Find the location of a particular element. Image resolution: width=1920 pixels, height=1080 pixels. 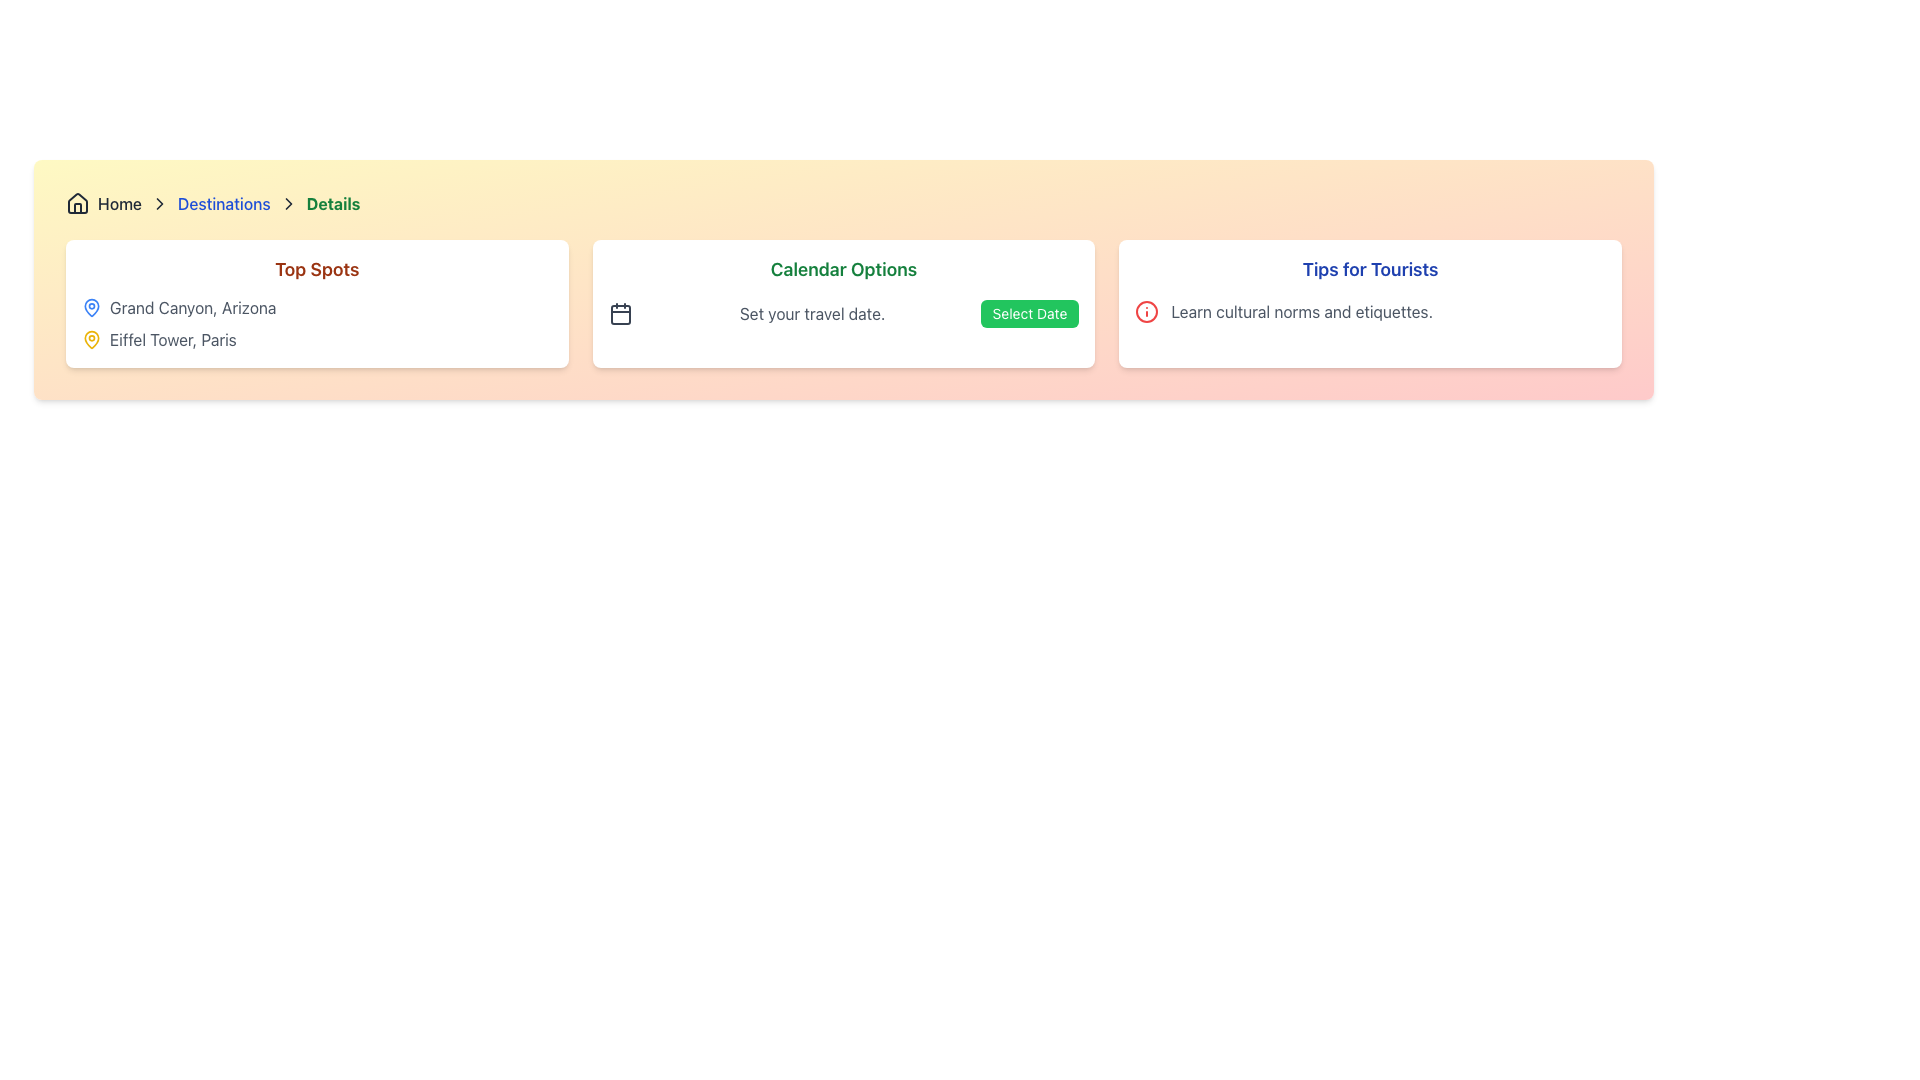

the right-pointing arrow icon located in the breadcrumb navigation bar to the right of the 'Destinations' text, indicating a forward navigation action is located at coordinates (287, 204).